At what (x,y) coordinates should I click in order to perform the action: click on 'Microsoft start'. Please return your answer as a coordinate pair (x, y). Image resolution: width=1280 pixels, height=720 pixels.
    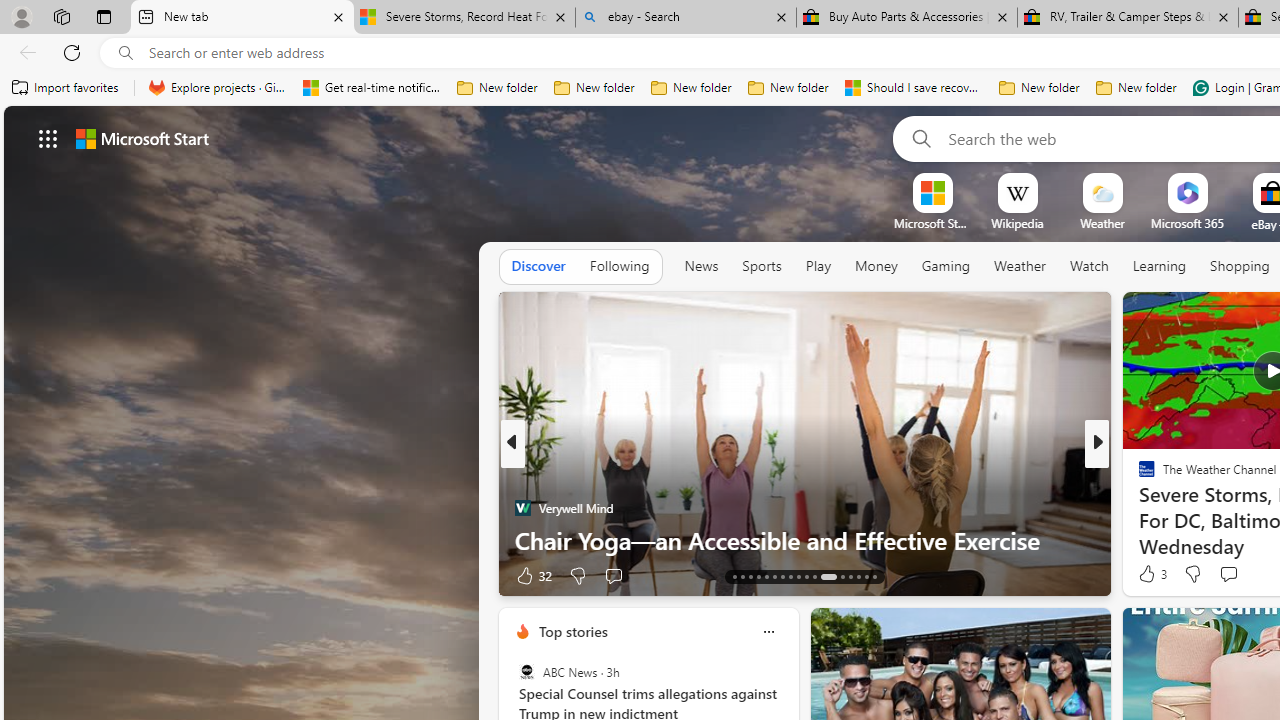
    Looking at the image, I should click on (141, 137).